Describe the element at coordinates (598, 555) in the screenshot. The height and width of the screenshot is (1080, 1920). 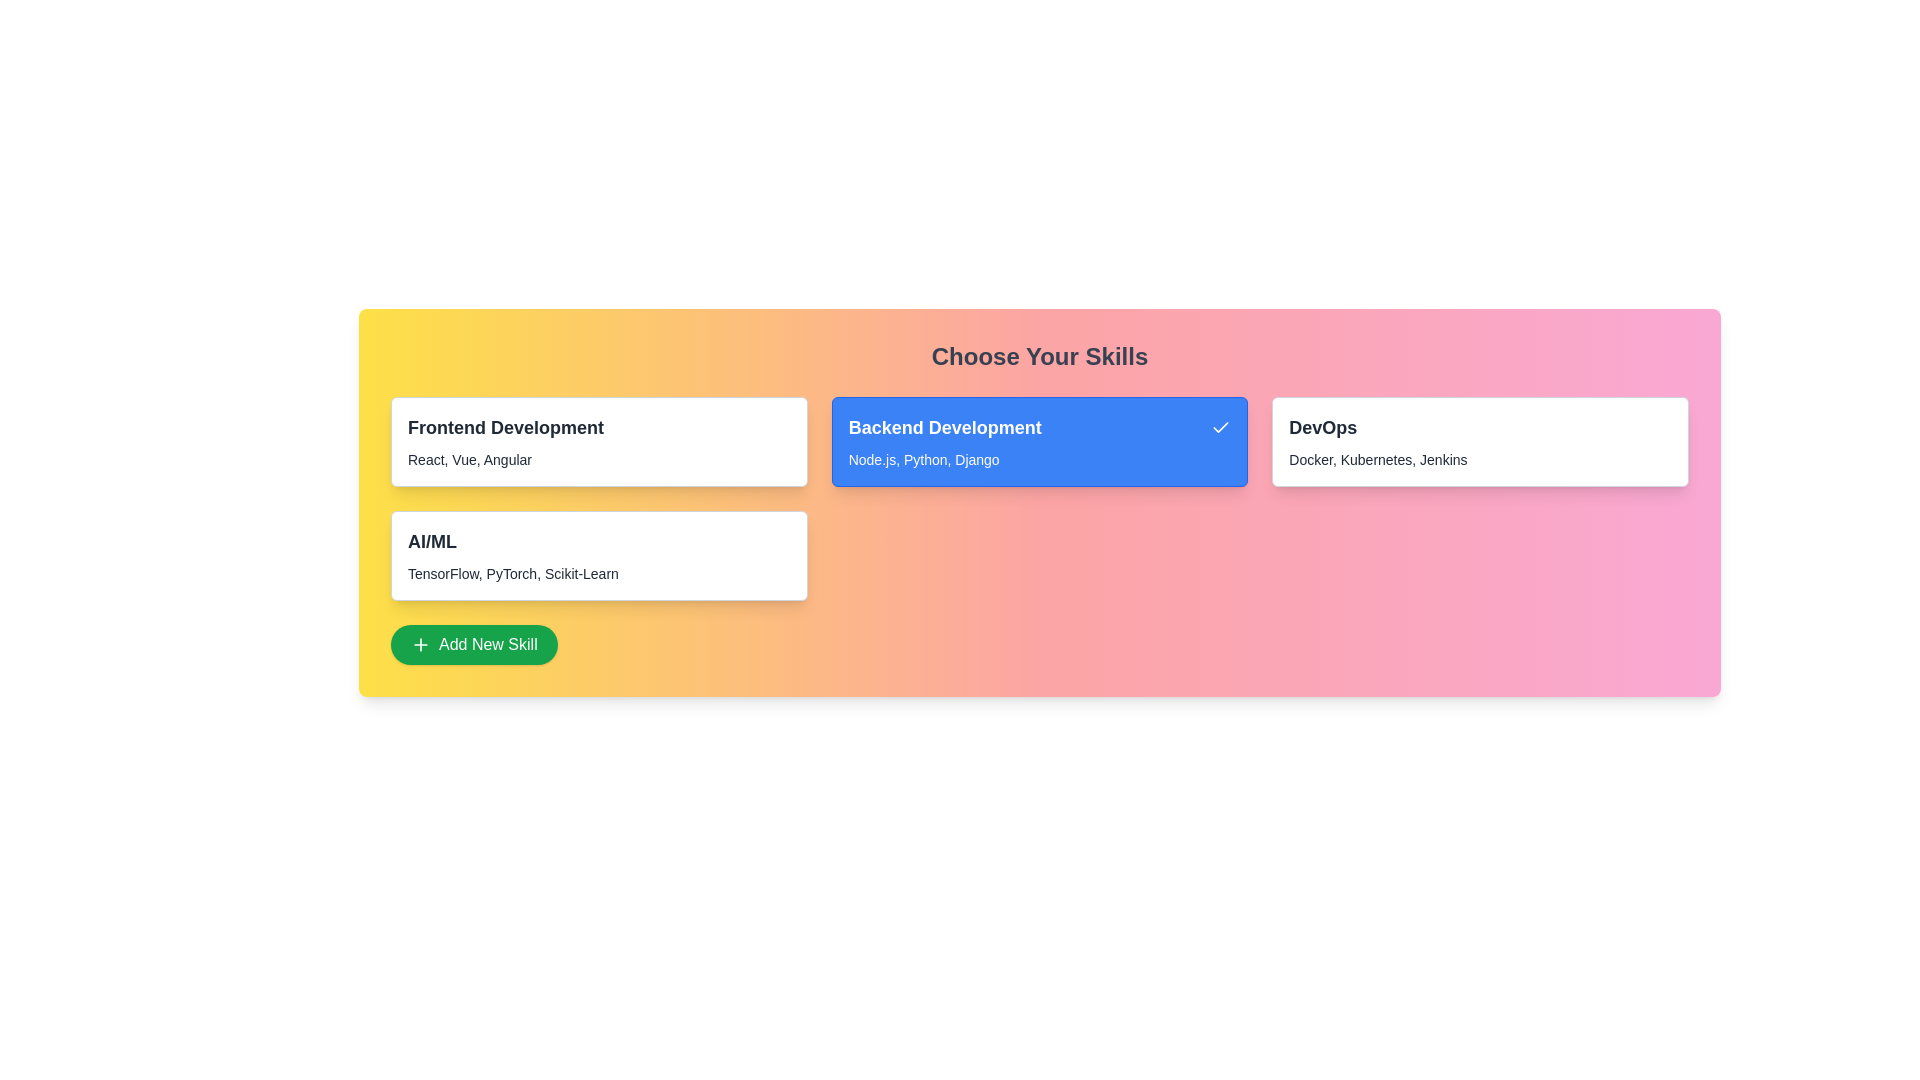
I see `the skill card labeled AI/ML` at that location.